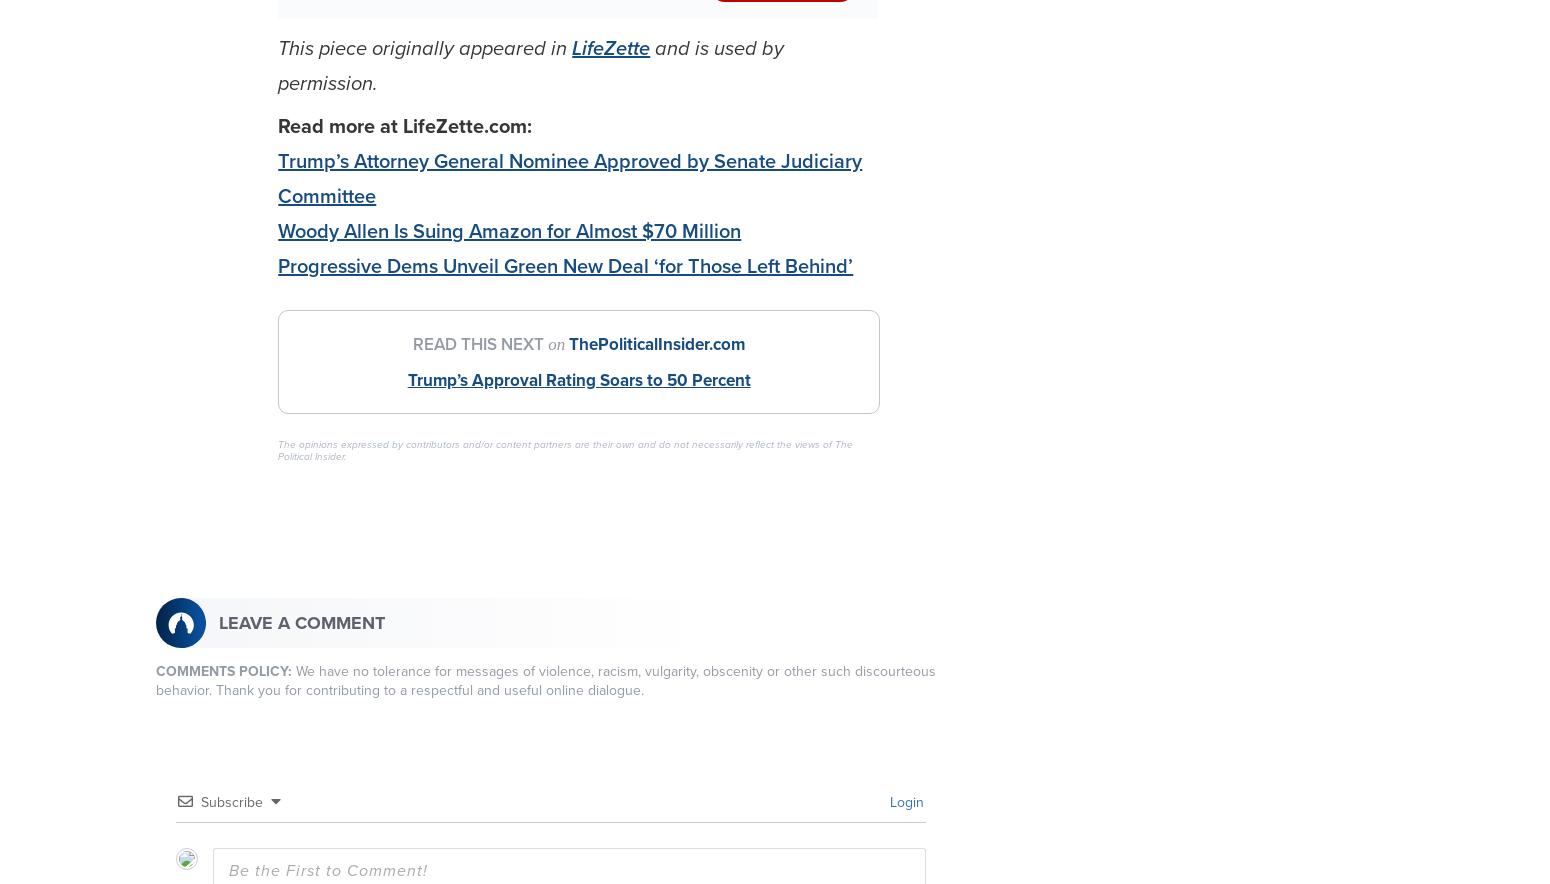  What do you see at coordinates (569, 343) in the screenshot?
I see `'ThePoliticalInsider.com'` at bounding box center [569, 343].